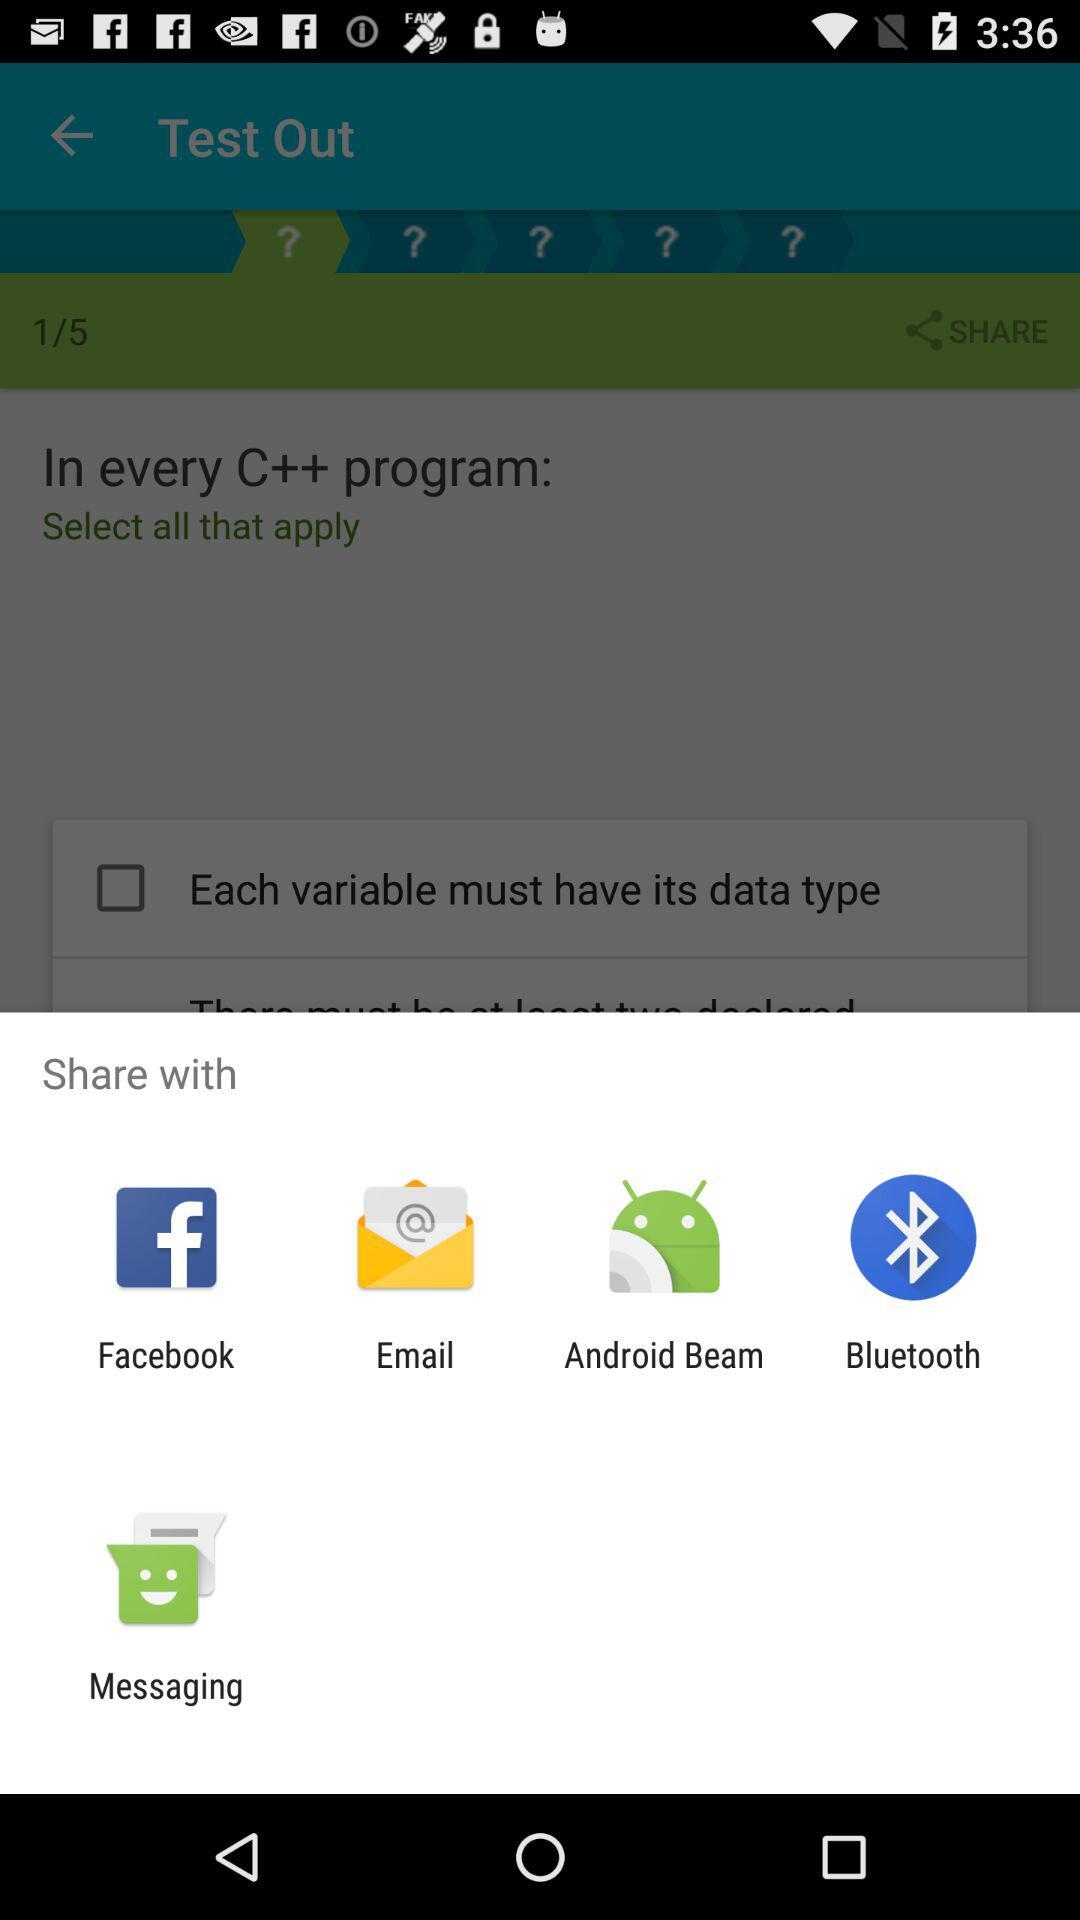 This screenshot has width=1080, height=1920. What do you see at coordinates (414, 1374) in the screenshot?
I see `email` at bounding box center [414, 1374].